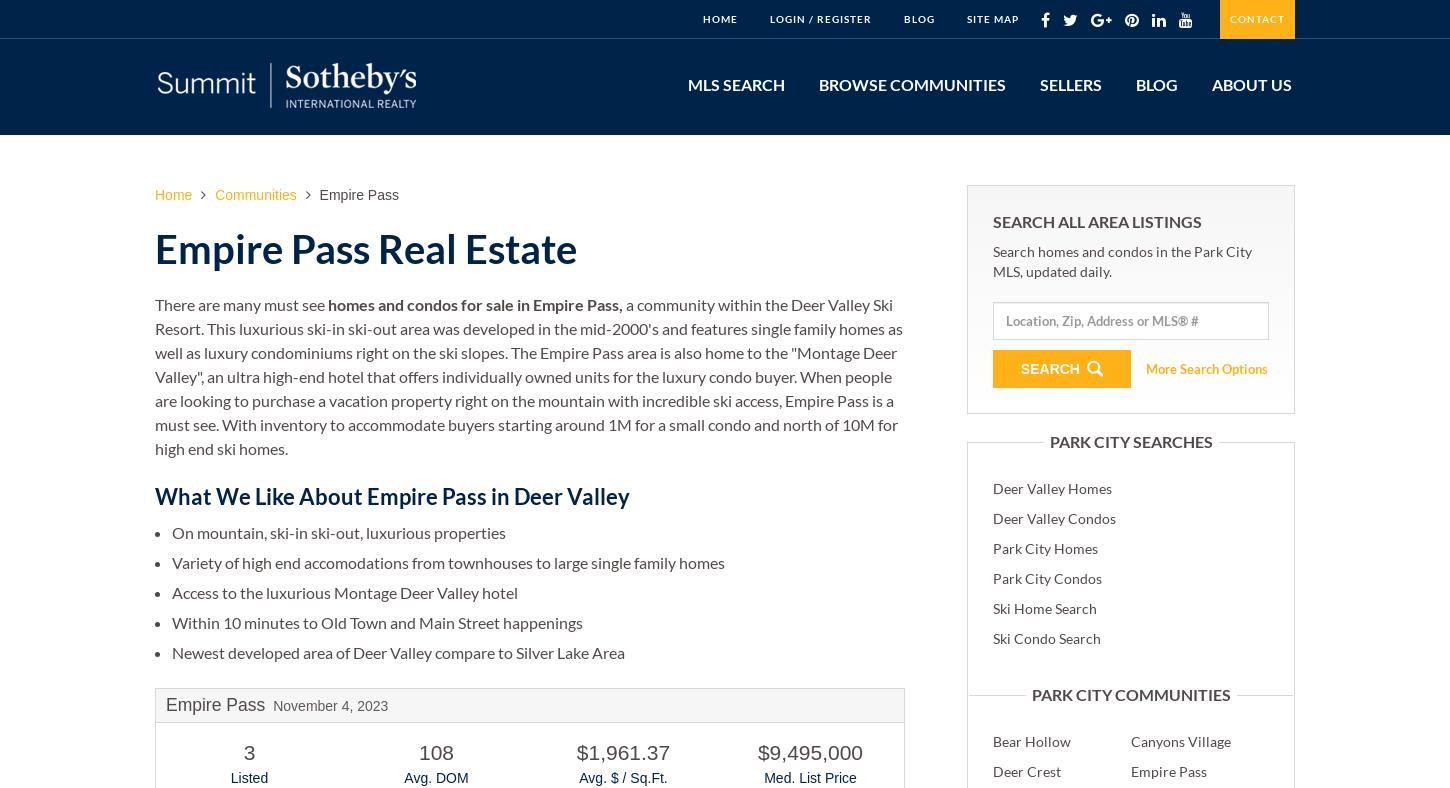 The width and height of the screenshot is (1450, 788). What do you see at coordinates (1052, 486) in the screenshot?
I see `'Deer Valley Homes'` at bounding box center [1052, 486].